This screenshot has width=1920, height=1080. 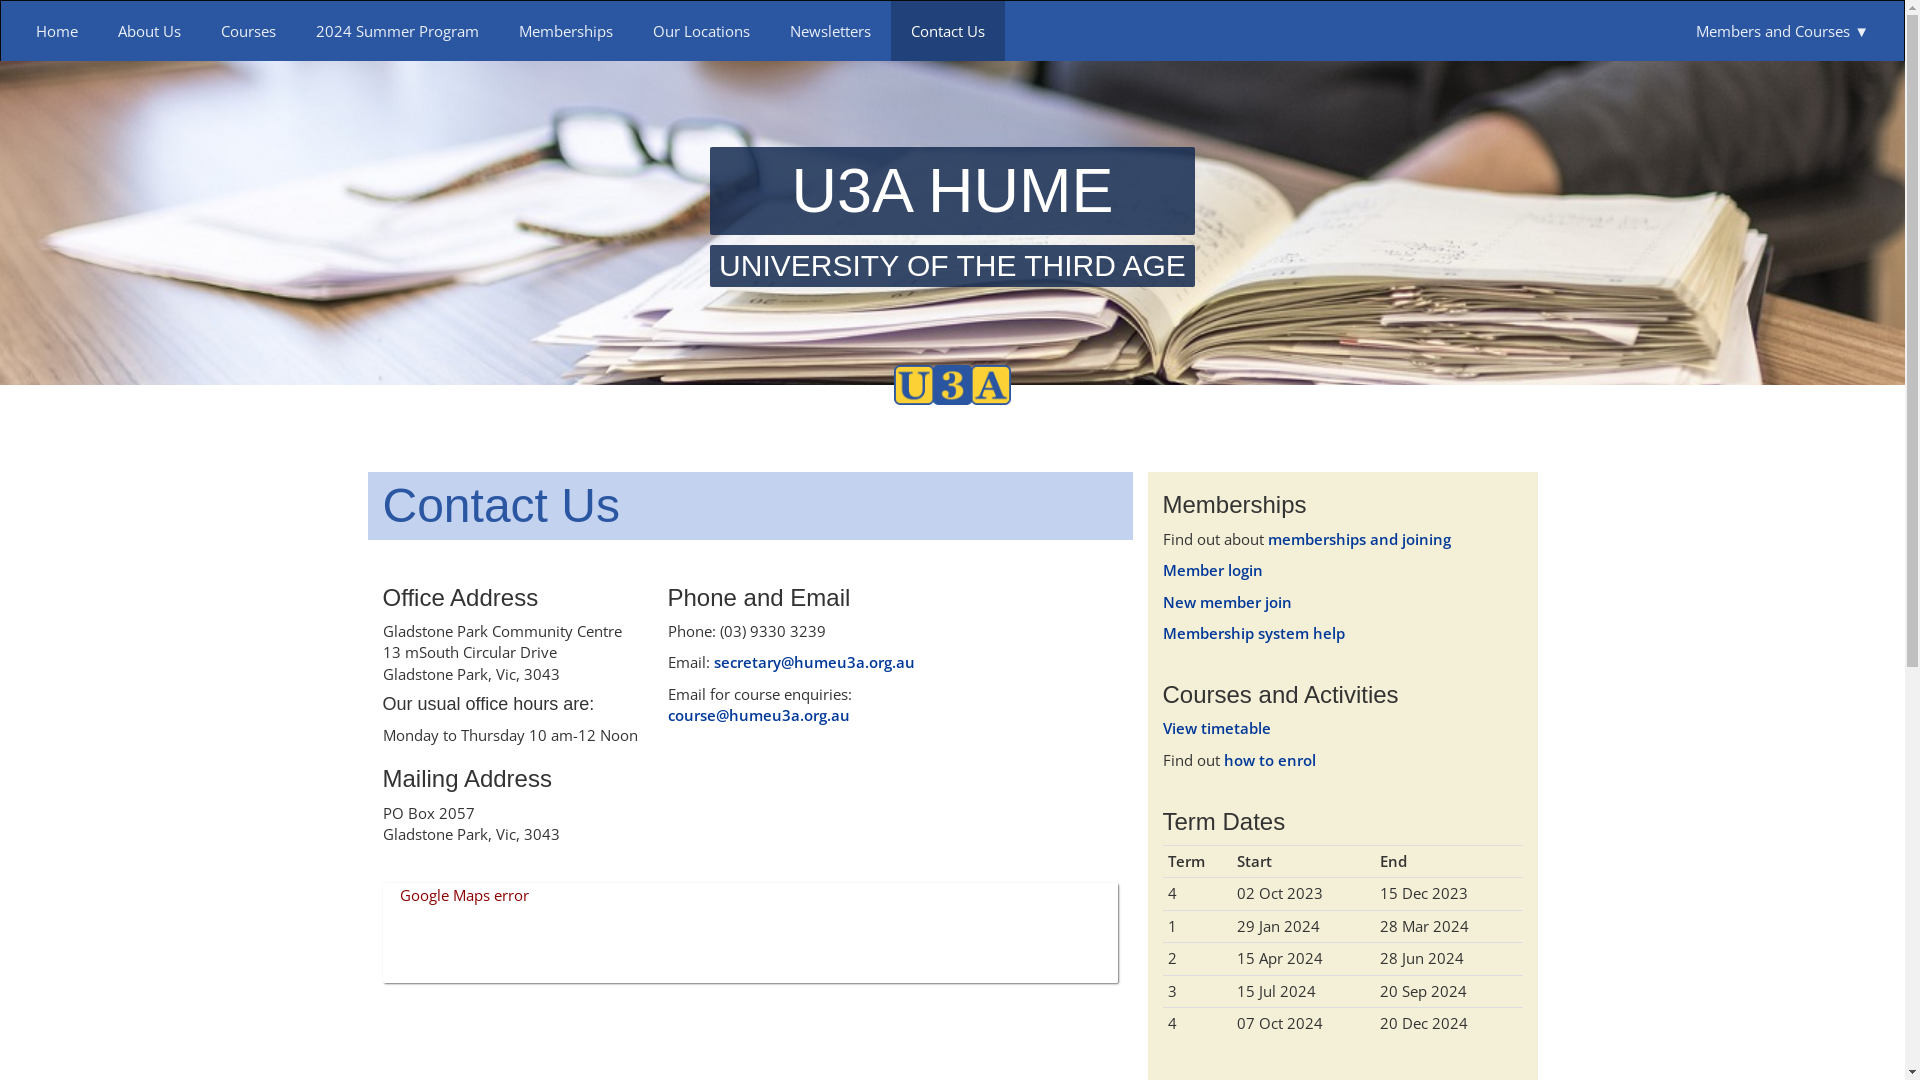 What do you see at coordinates (768, 30) in the screenshot?
I see `'Newsletters'` at bounding box center [768, 30].